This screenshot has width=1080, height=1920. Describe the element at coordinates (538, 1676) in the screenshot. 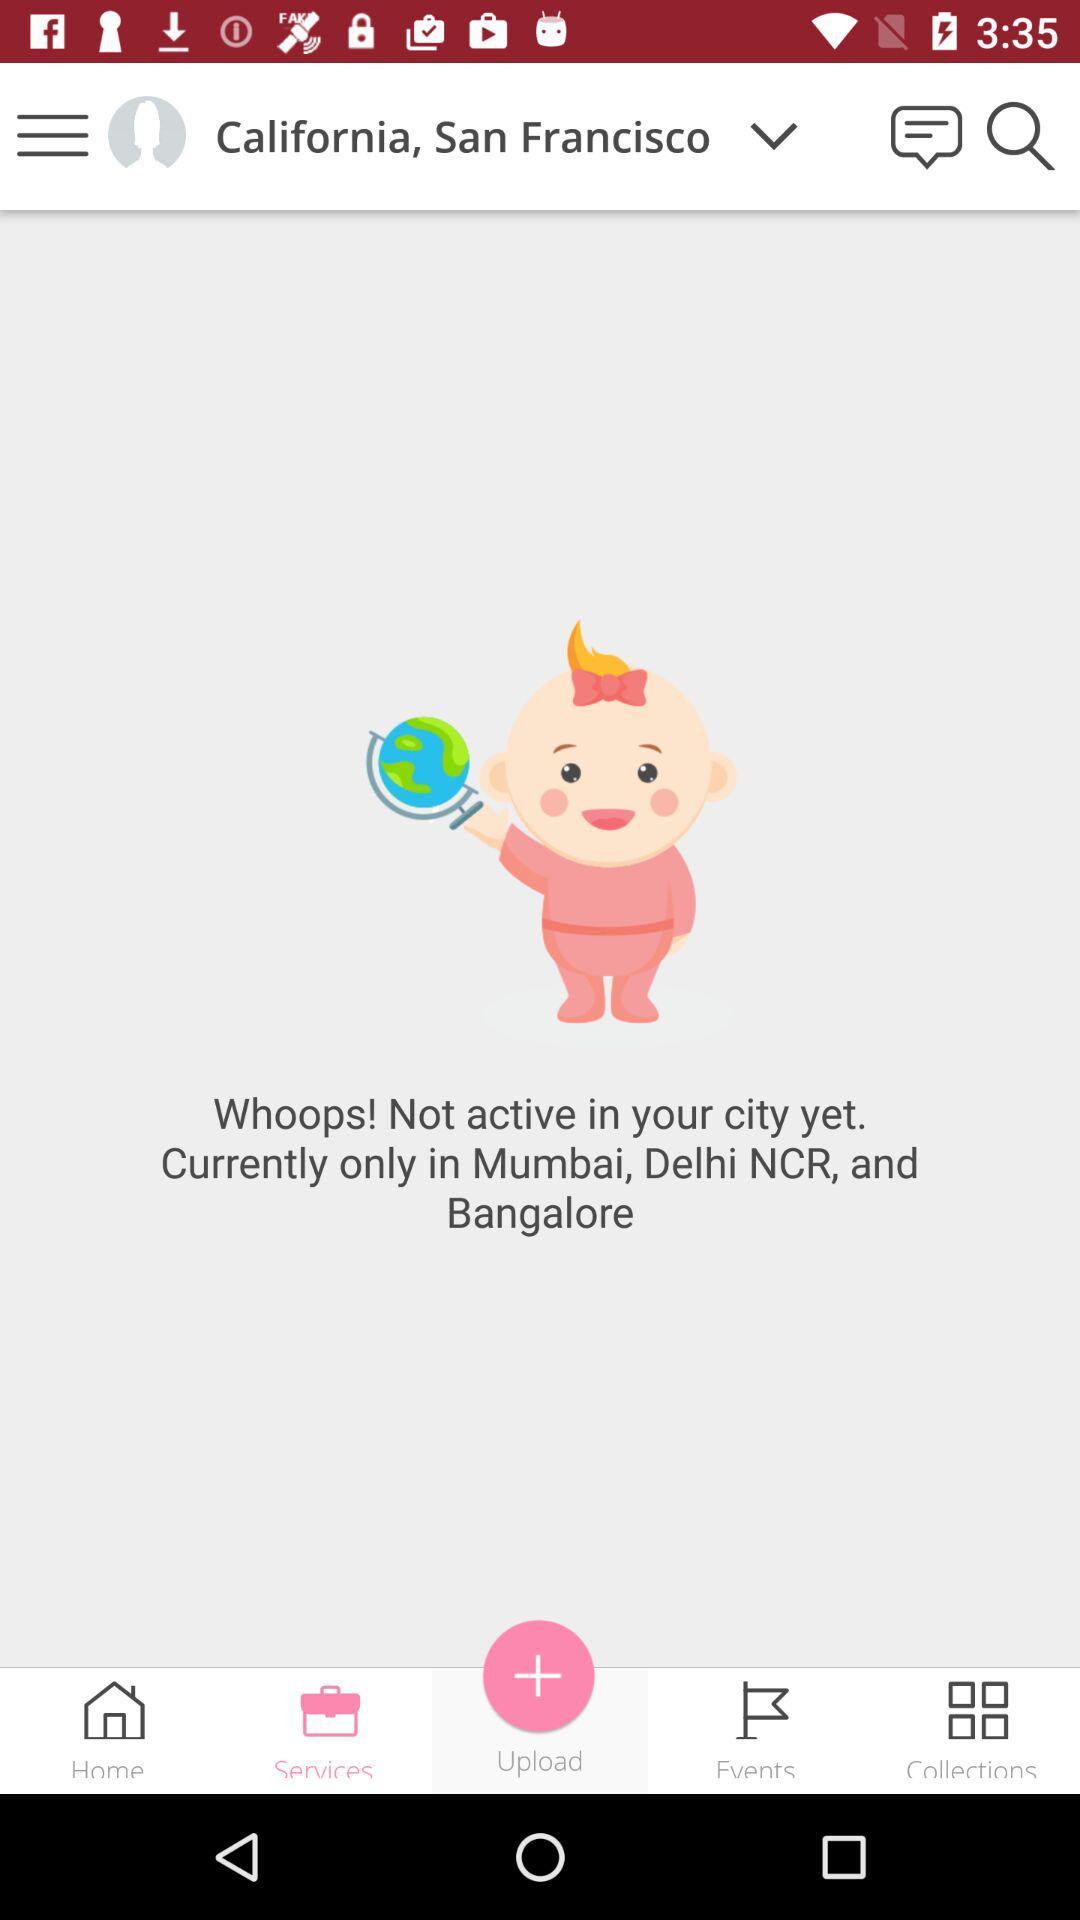

I see `icon next to events item` at that location.